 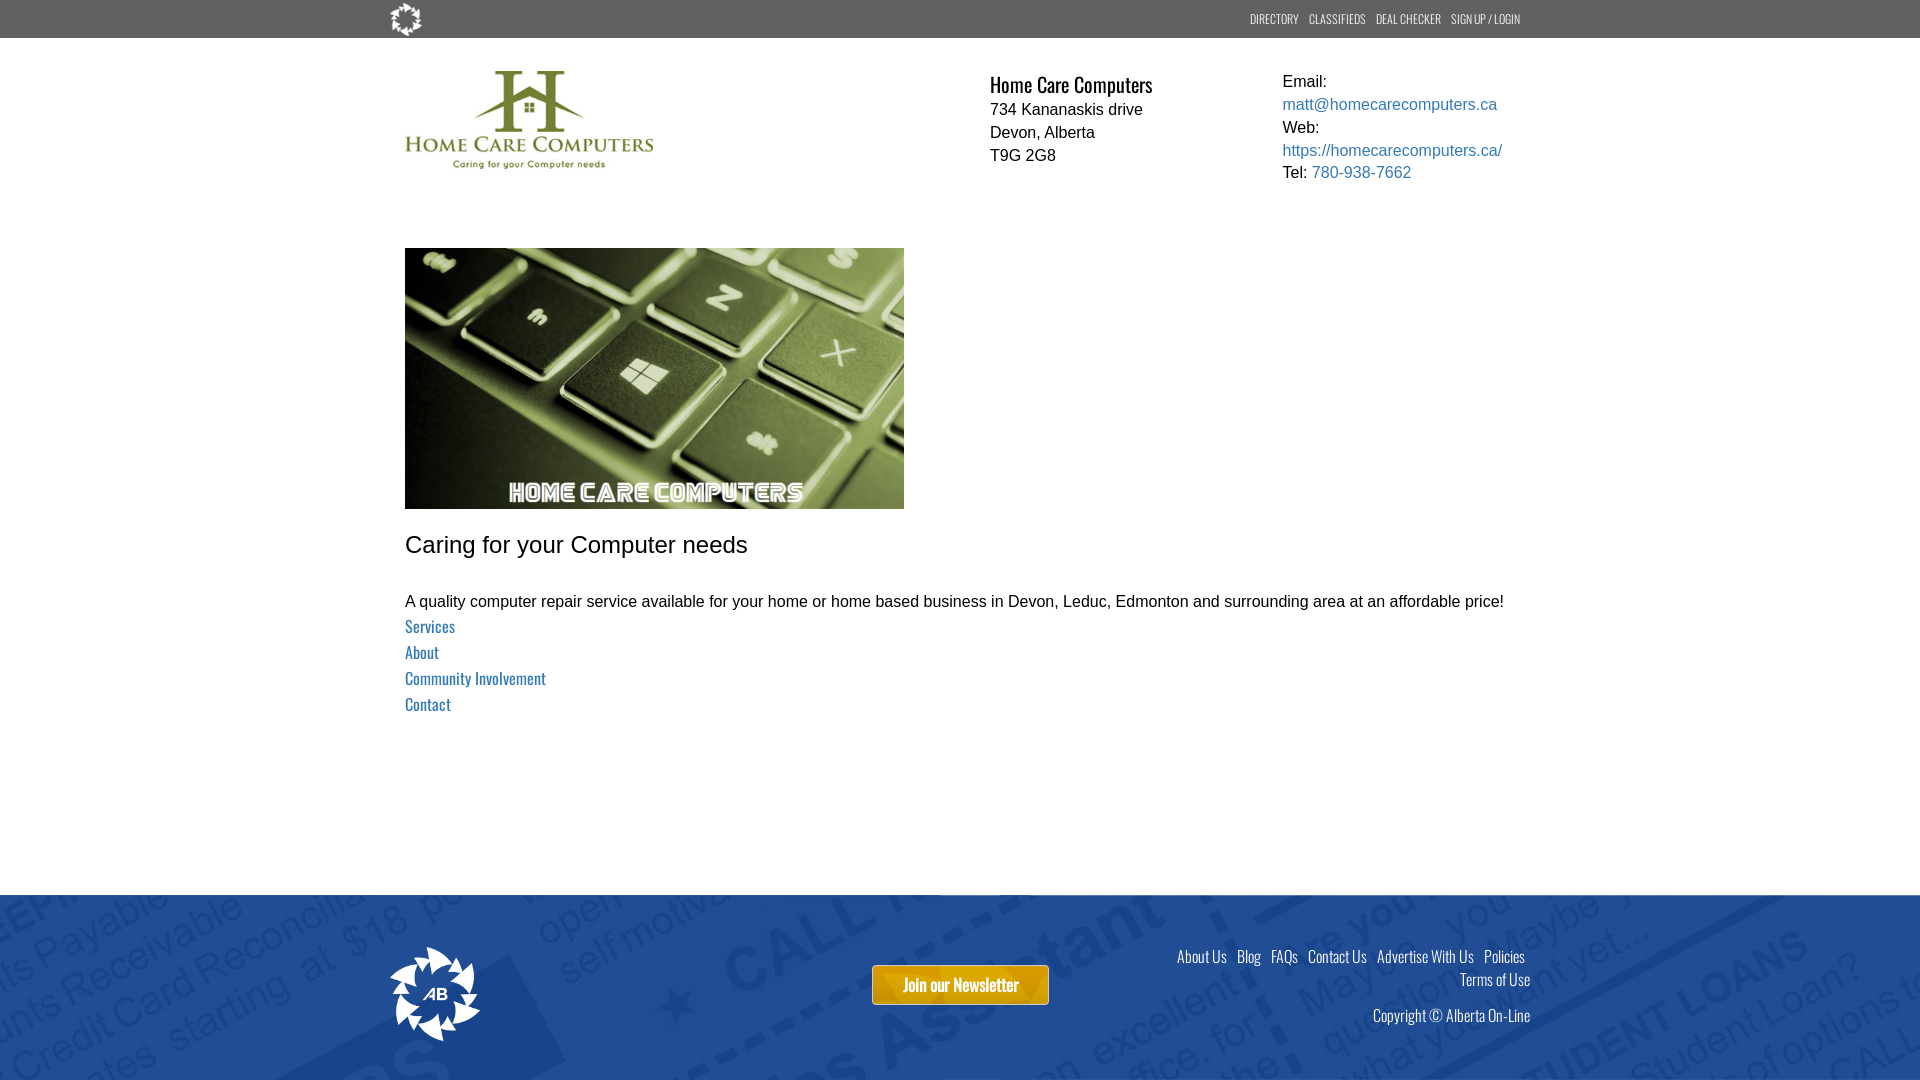 I want to click on 'CLASSIFIEDS', so click(x=1337, y=18).